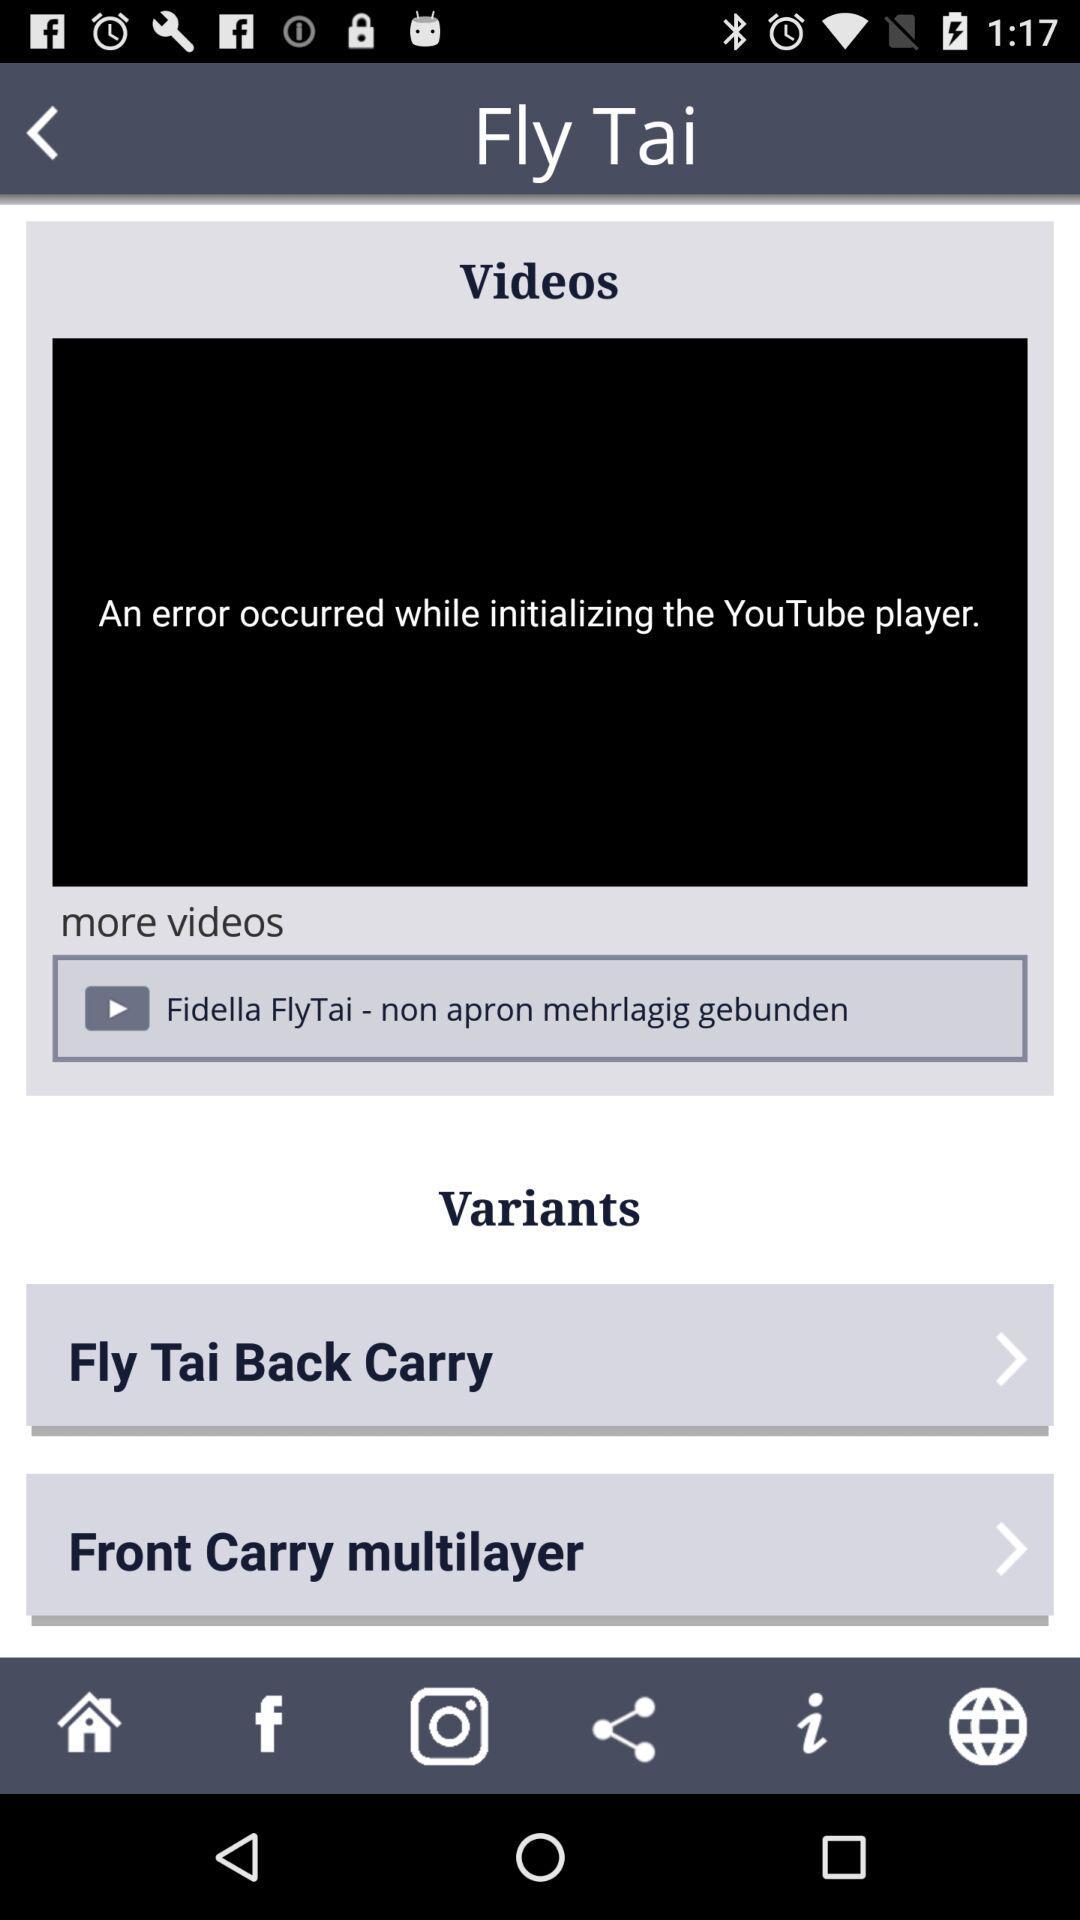 The height and width of the screenshot is (1920, 1080). Describe the element at coordinates (88, 1846) in the screenshot. I see `the home icon` at that location.